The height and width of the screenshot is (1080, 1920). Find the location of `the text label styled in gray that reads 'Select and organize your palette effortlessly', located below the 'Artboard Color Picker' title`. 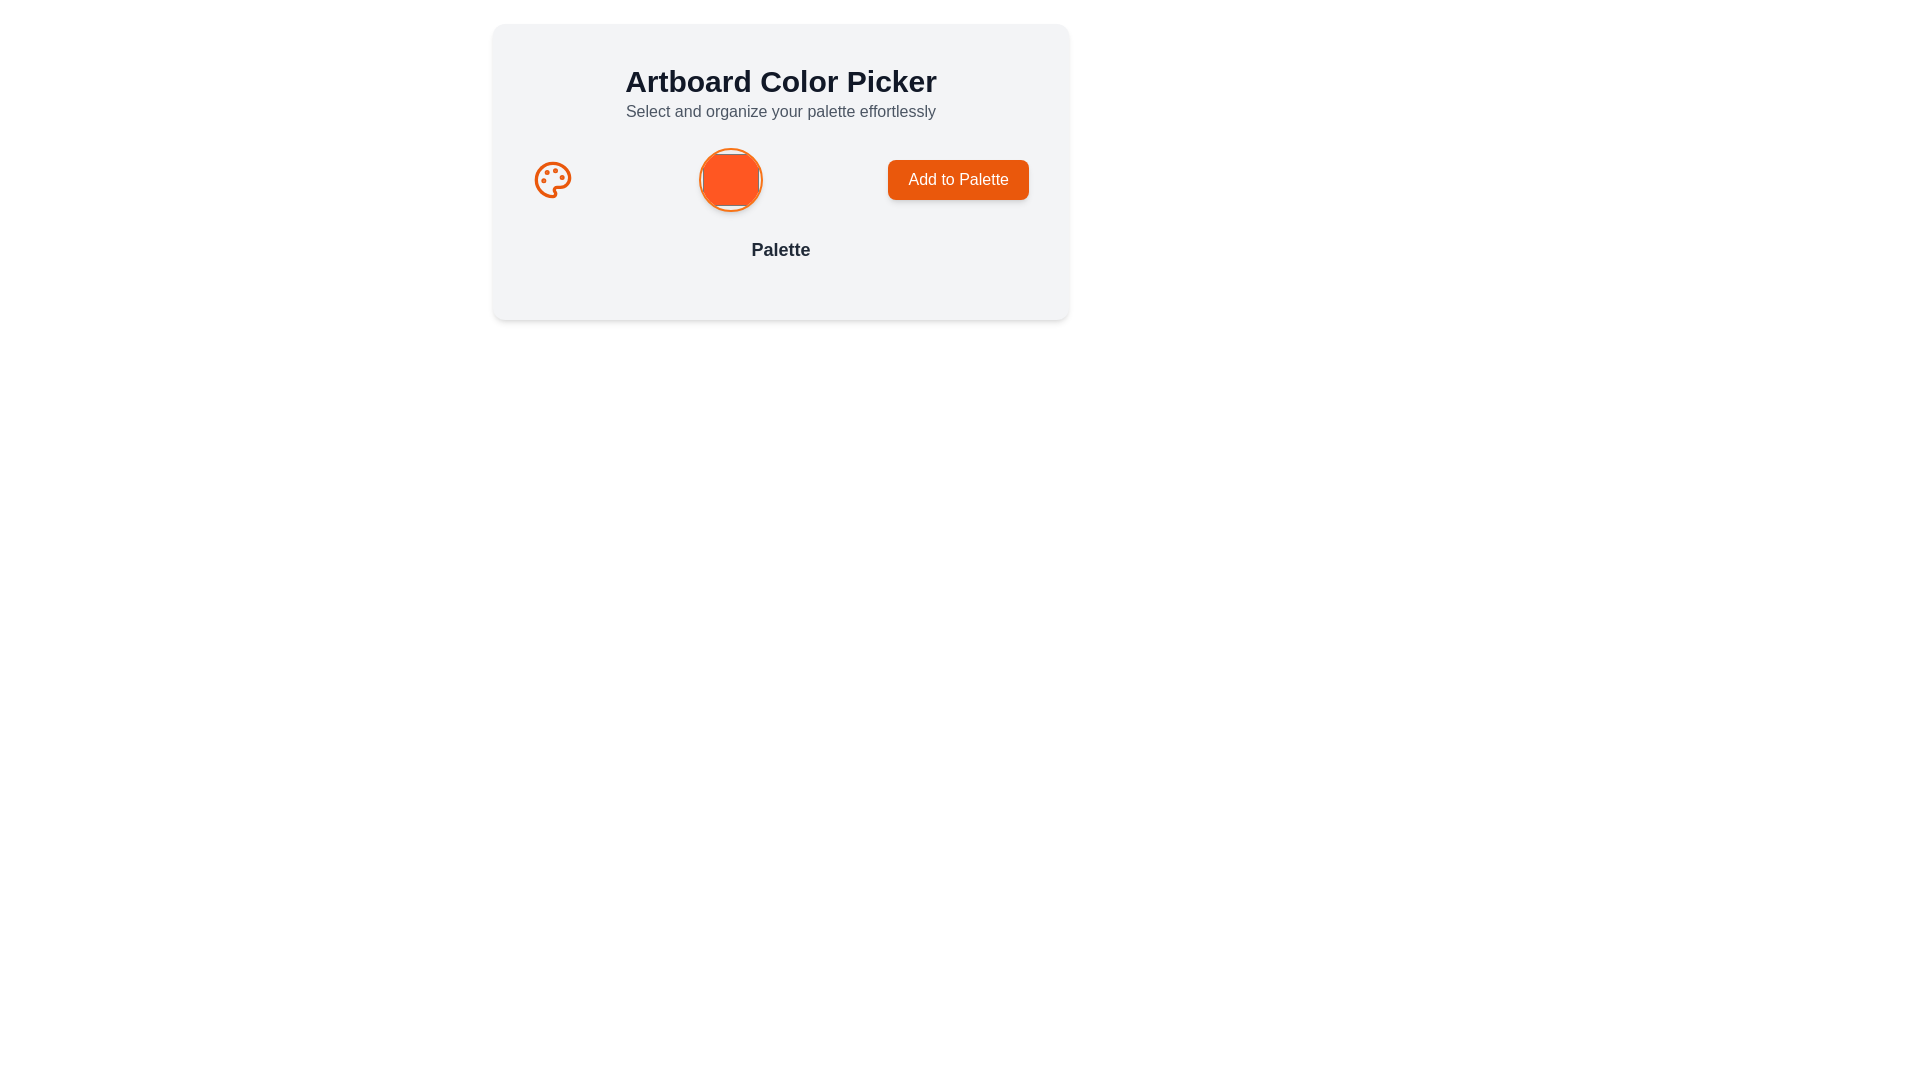

the text label styled in gray that reads 'Select and organize your palette effortlessly', located below the 'Artboard Color Picker' title is located at coordinates (780, 111).